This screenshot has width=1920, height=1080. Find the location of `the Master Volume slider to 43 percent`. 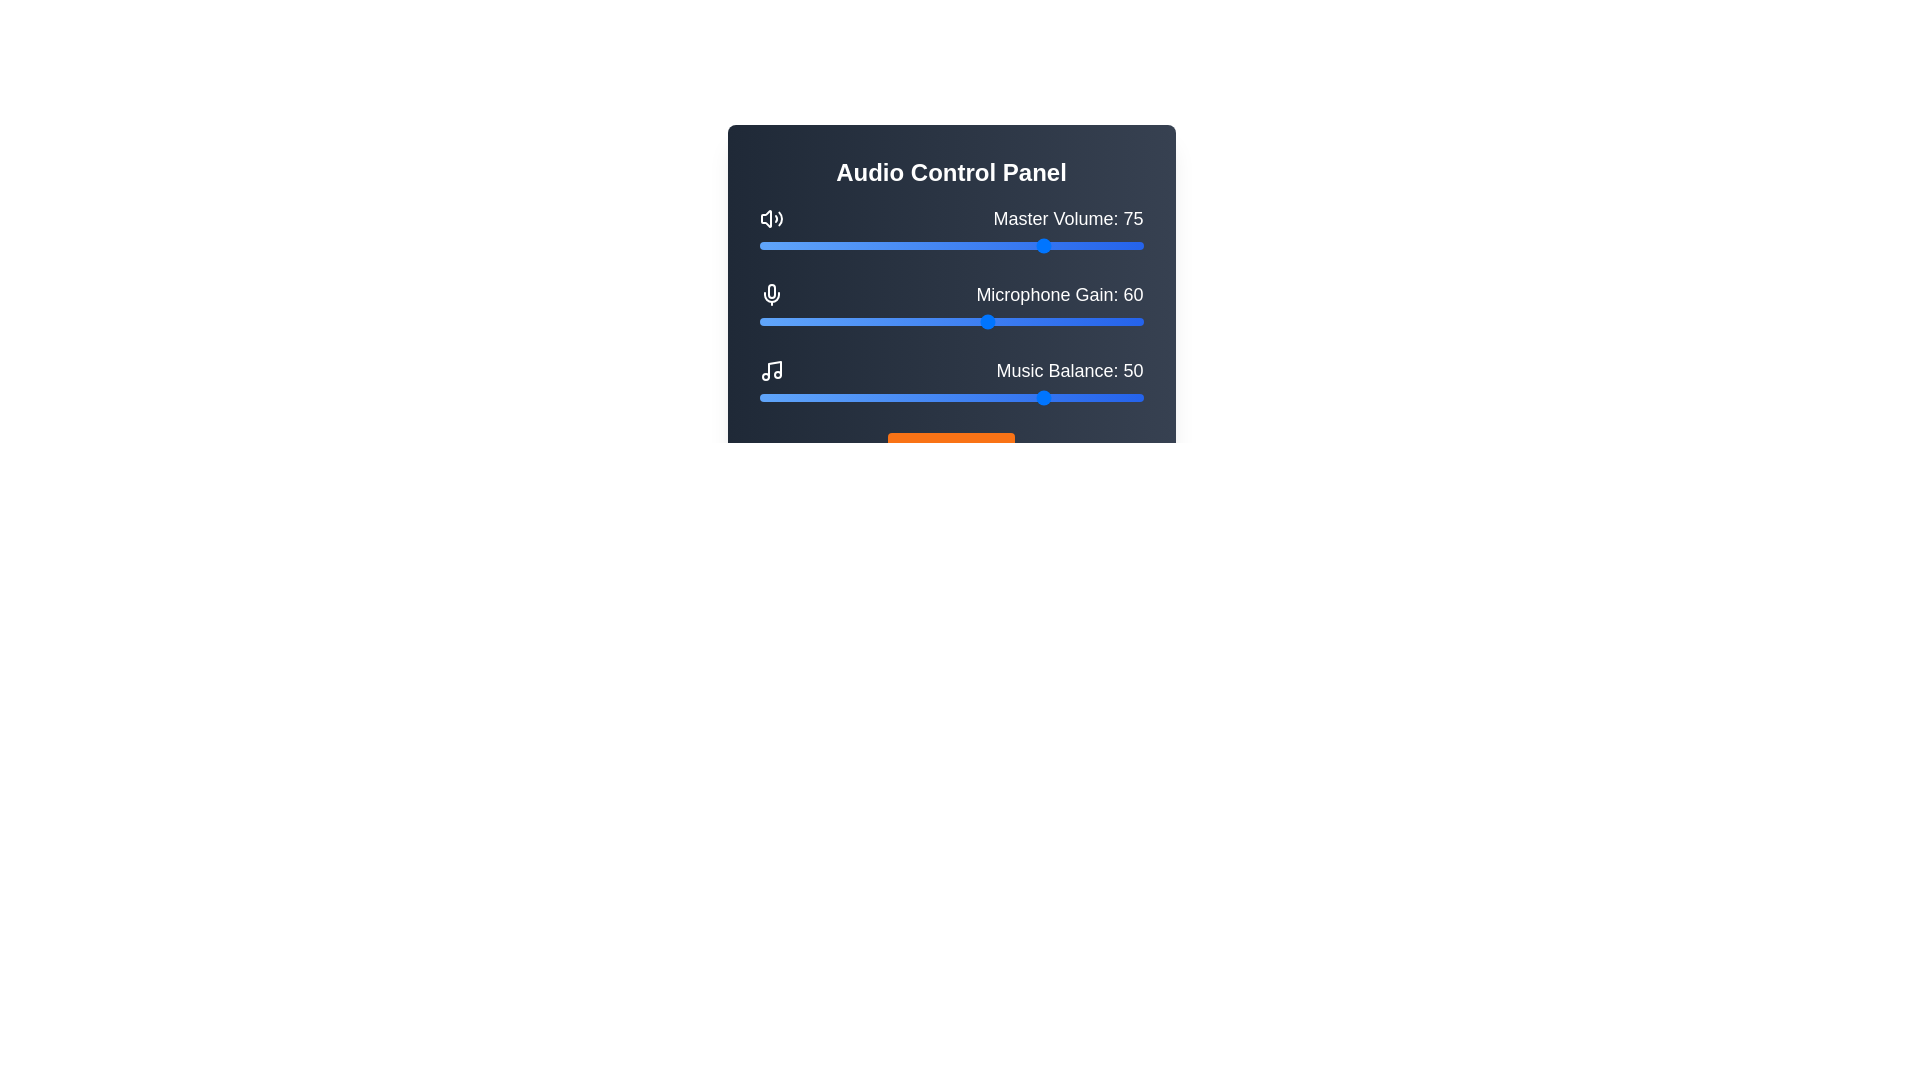

the Master Volume slider to 43 percent is located at coordinates (923, 245).